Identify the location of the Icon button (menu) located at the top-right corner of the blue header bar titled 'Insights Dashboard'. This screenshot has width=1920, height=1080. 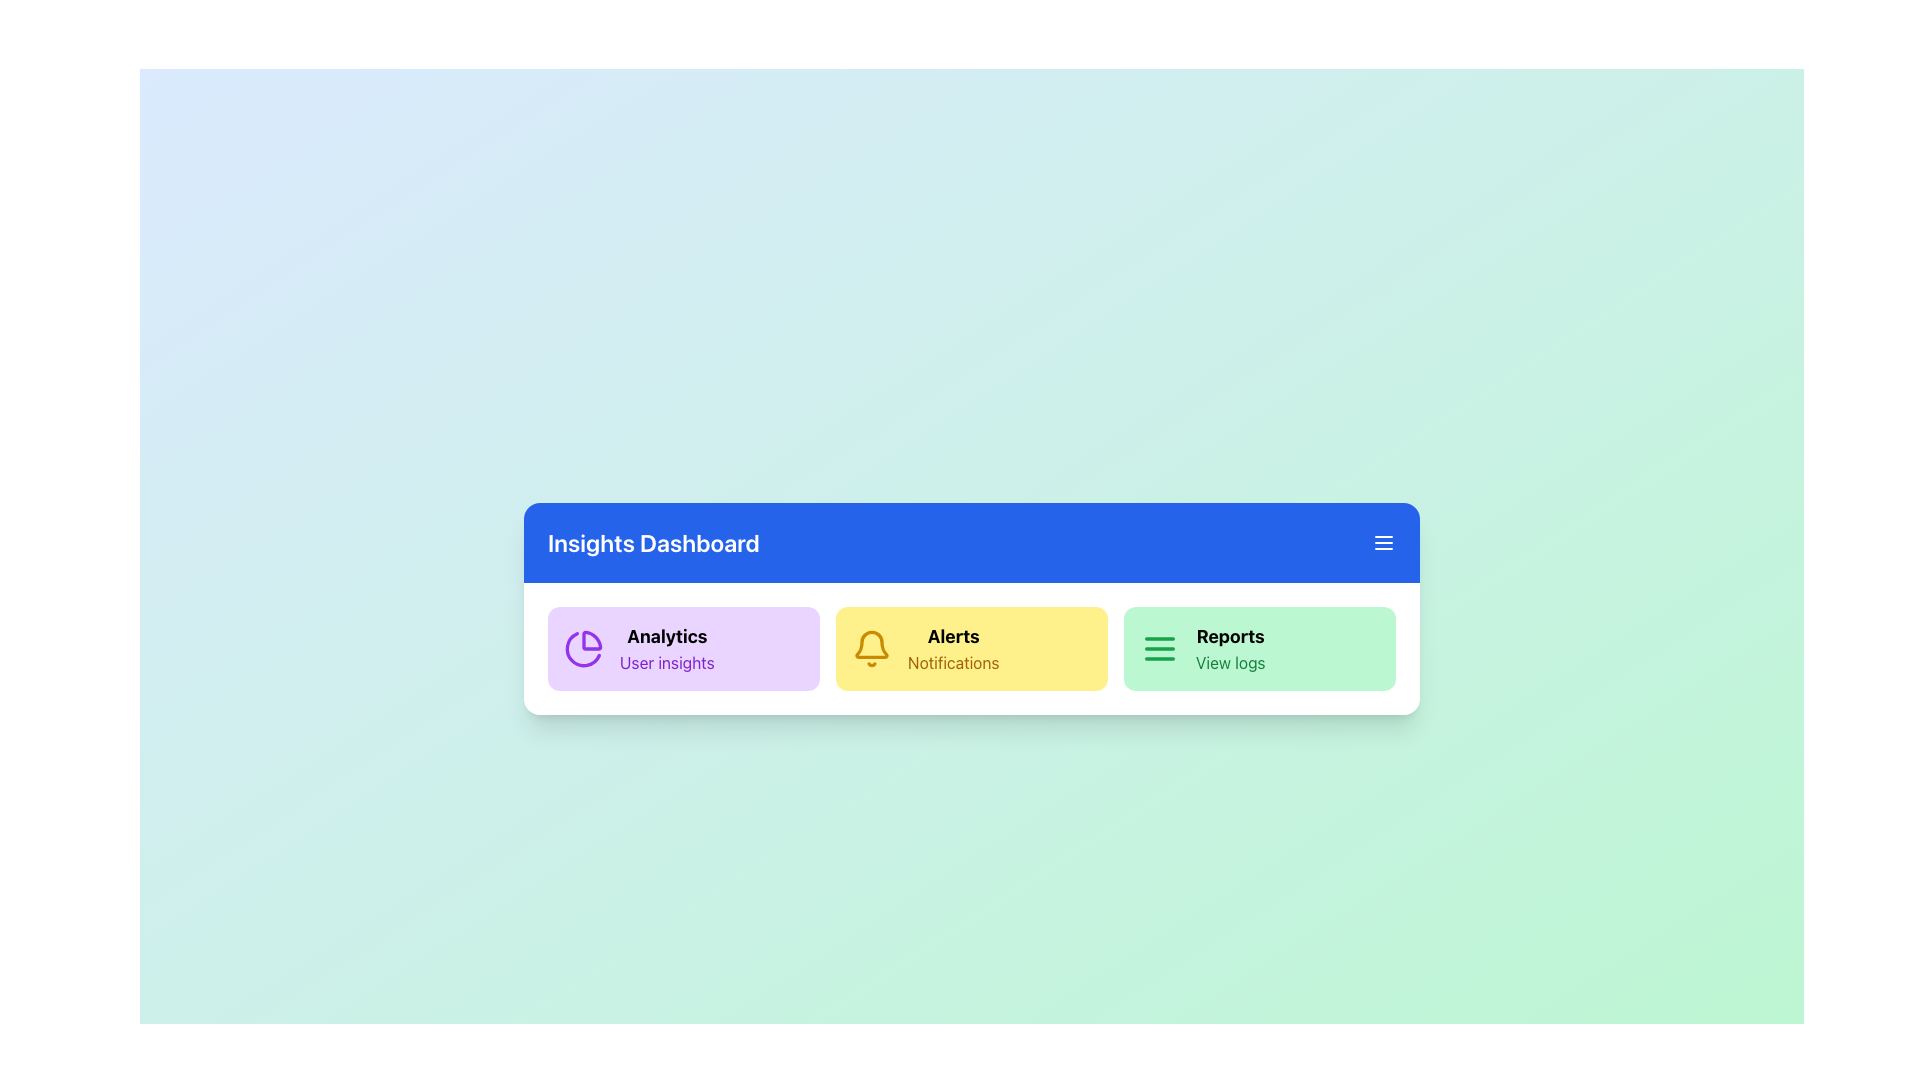
(1382, 543).